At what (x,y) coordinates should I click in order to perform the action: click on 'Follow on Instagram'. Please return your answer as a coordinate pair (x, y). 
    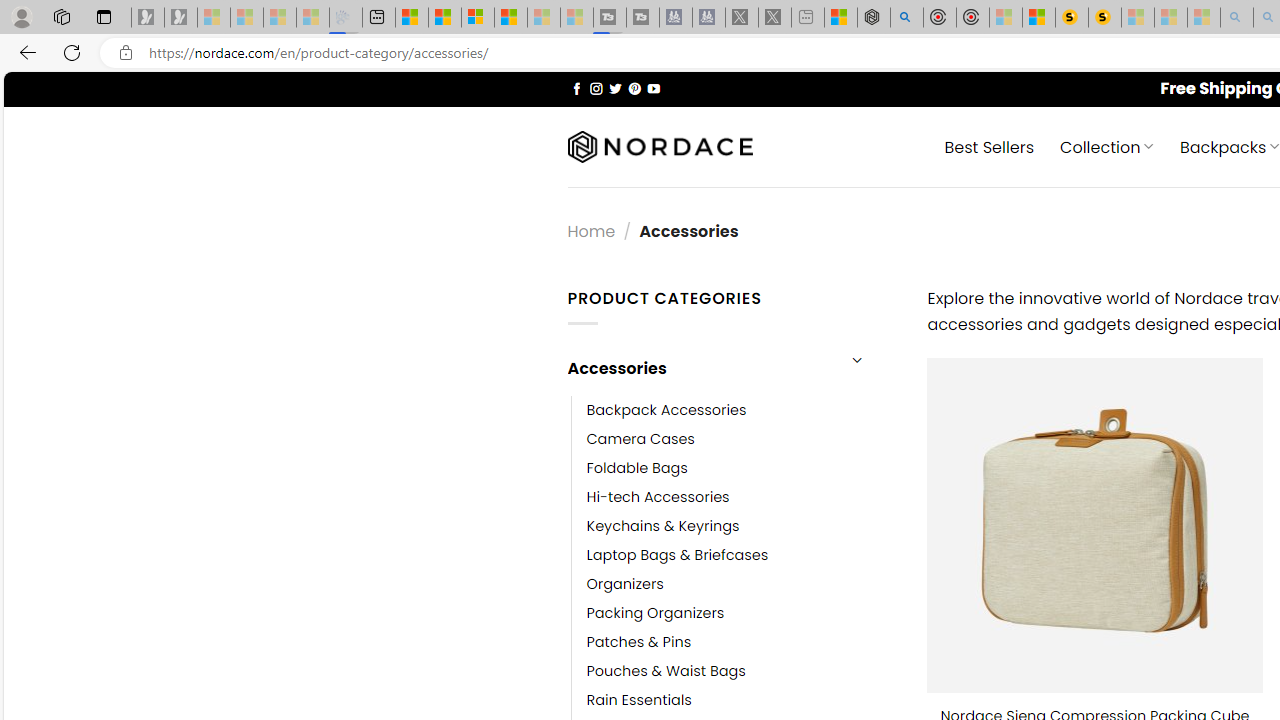
    Looking at the image, I should click on (595, 87).